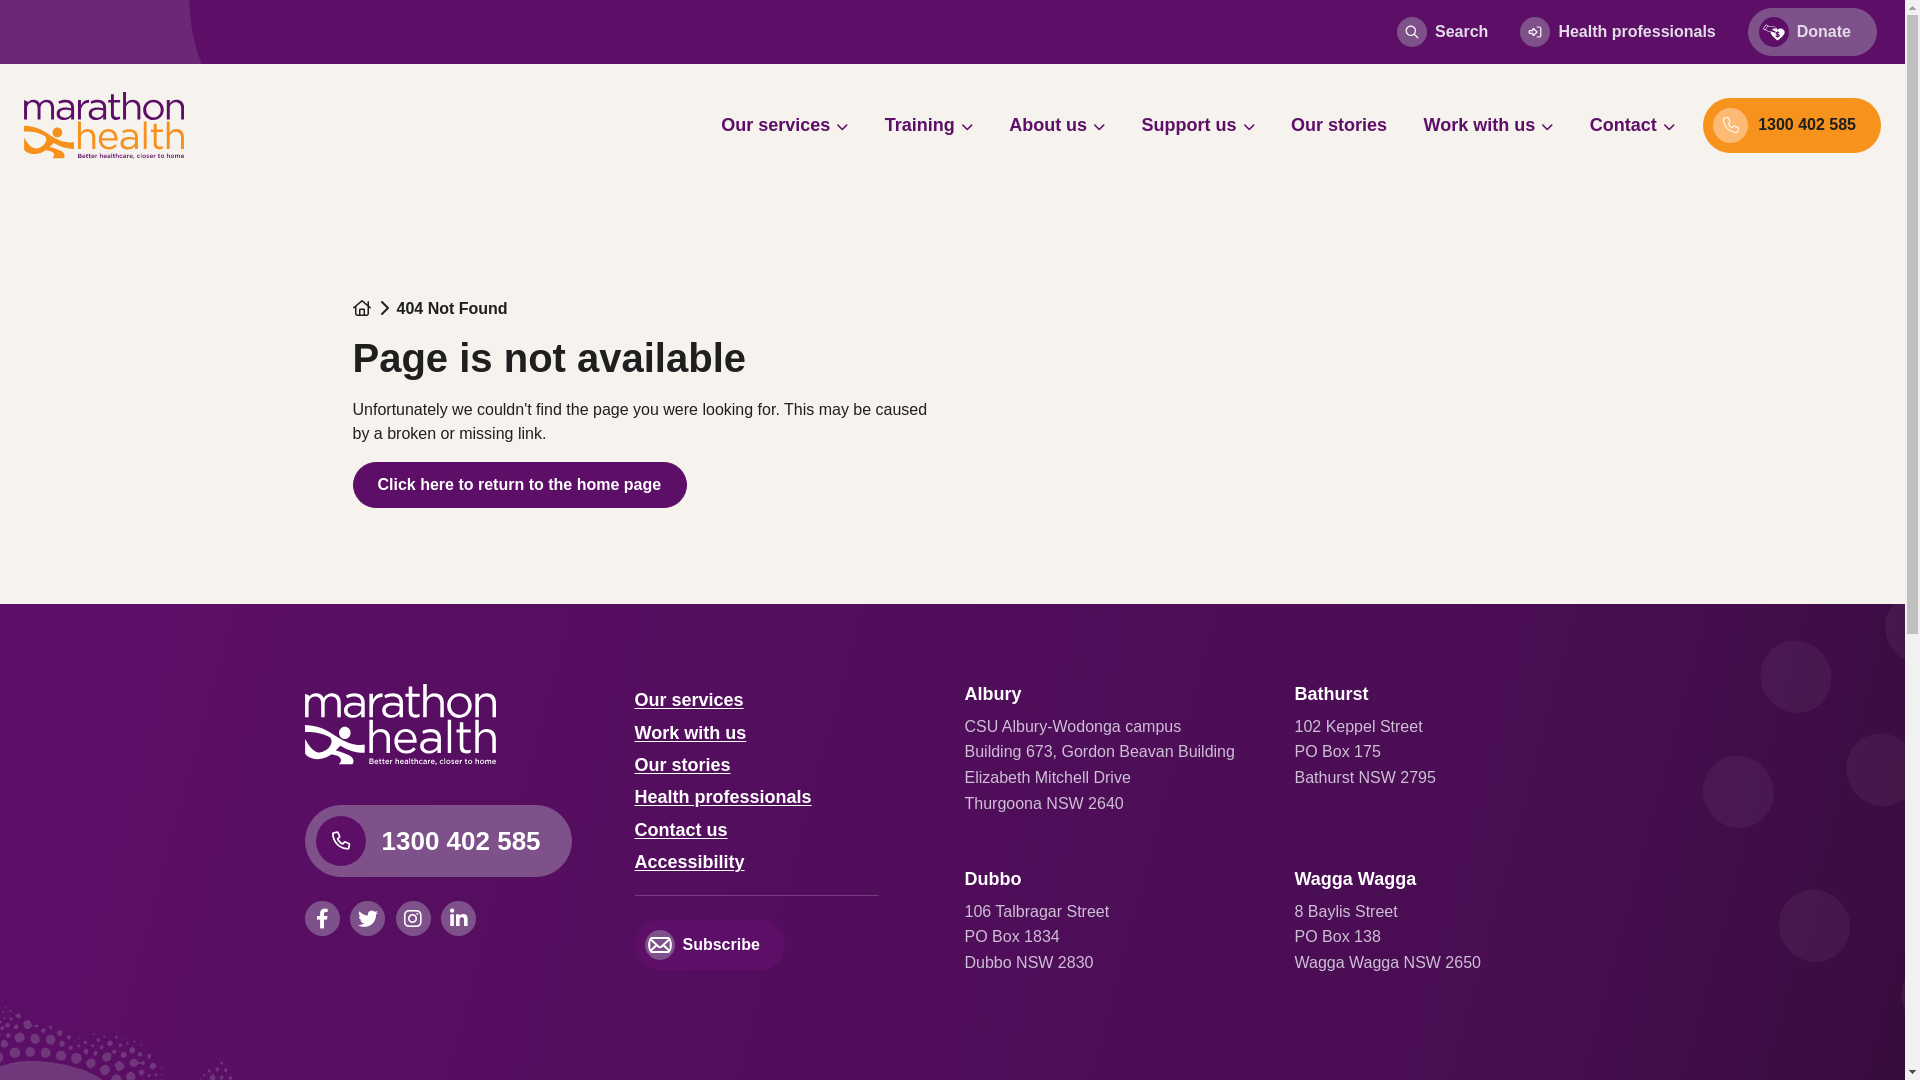 Image resolution: width=1920 pixels, height=1080 pixels. I want to click on '1300 402 585', so click(436, 840).